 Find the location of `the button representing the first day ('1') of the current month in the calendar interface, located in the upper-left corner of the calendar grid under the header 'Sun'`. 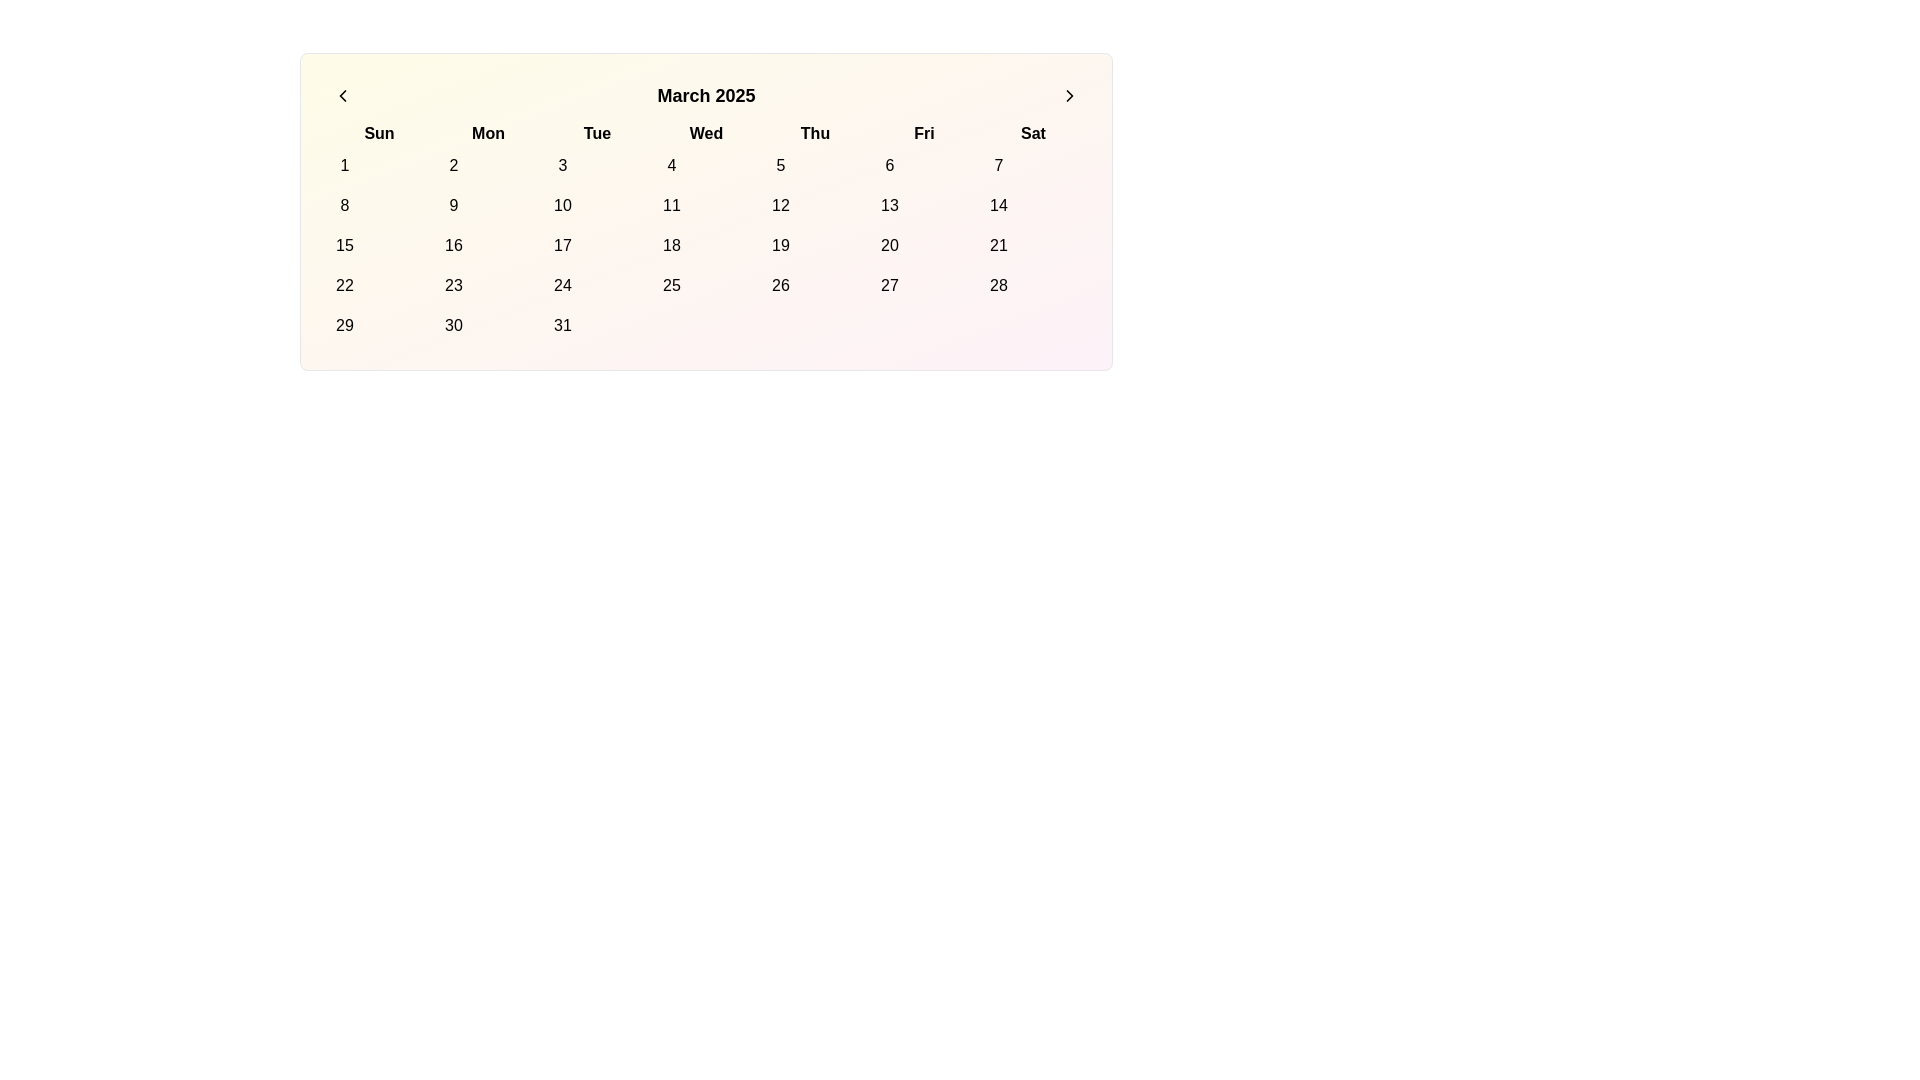

the button representing the first day ('1') of the current month in the calendar interface, located in the upper-left corner of the calendar grid under the header 'Sun' is located at coordinates (345, 164).